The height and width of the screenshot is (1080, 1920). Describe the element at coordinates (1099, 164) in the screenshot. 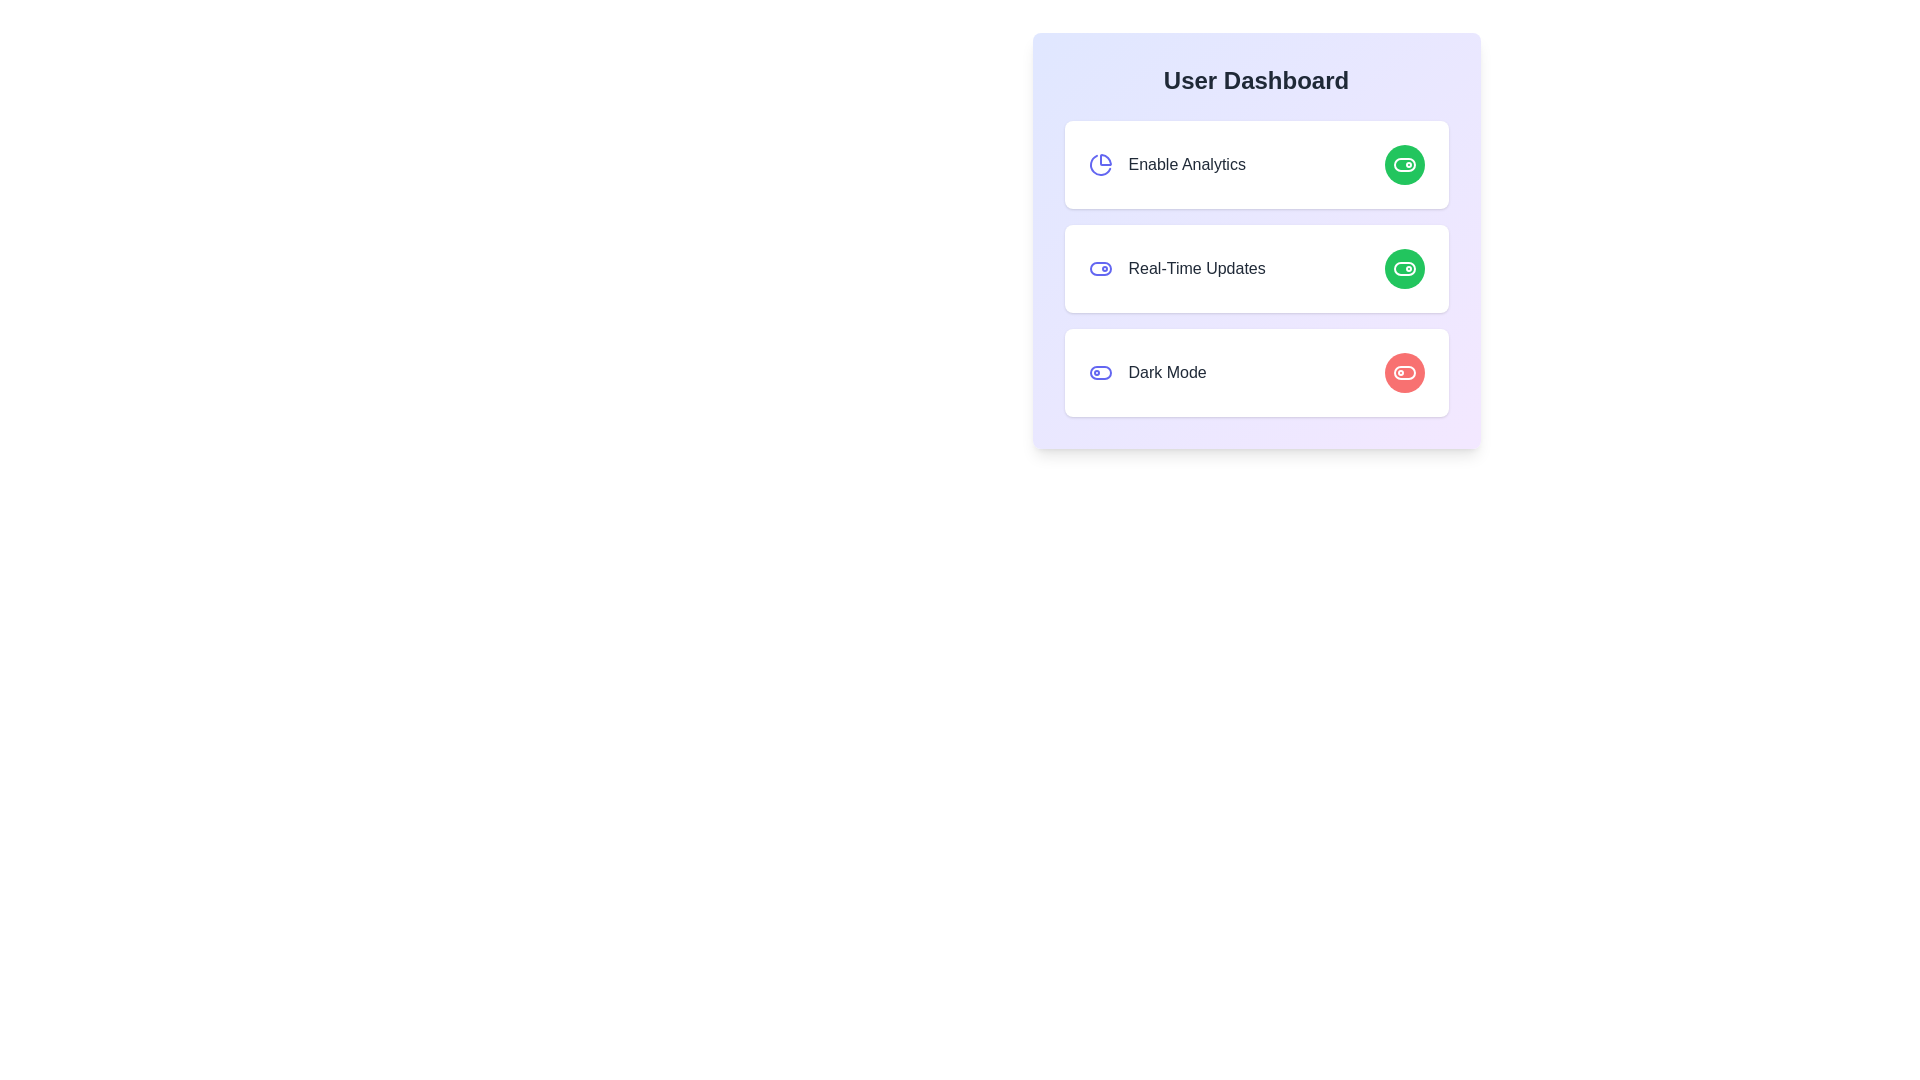

I see `the analytics icon located to the left of the 'Enable Analytics' text in the first item of the list under the 'User Dashboard.'` at that location.